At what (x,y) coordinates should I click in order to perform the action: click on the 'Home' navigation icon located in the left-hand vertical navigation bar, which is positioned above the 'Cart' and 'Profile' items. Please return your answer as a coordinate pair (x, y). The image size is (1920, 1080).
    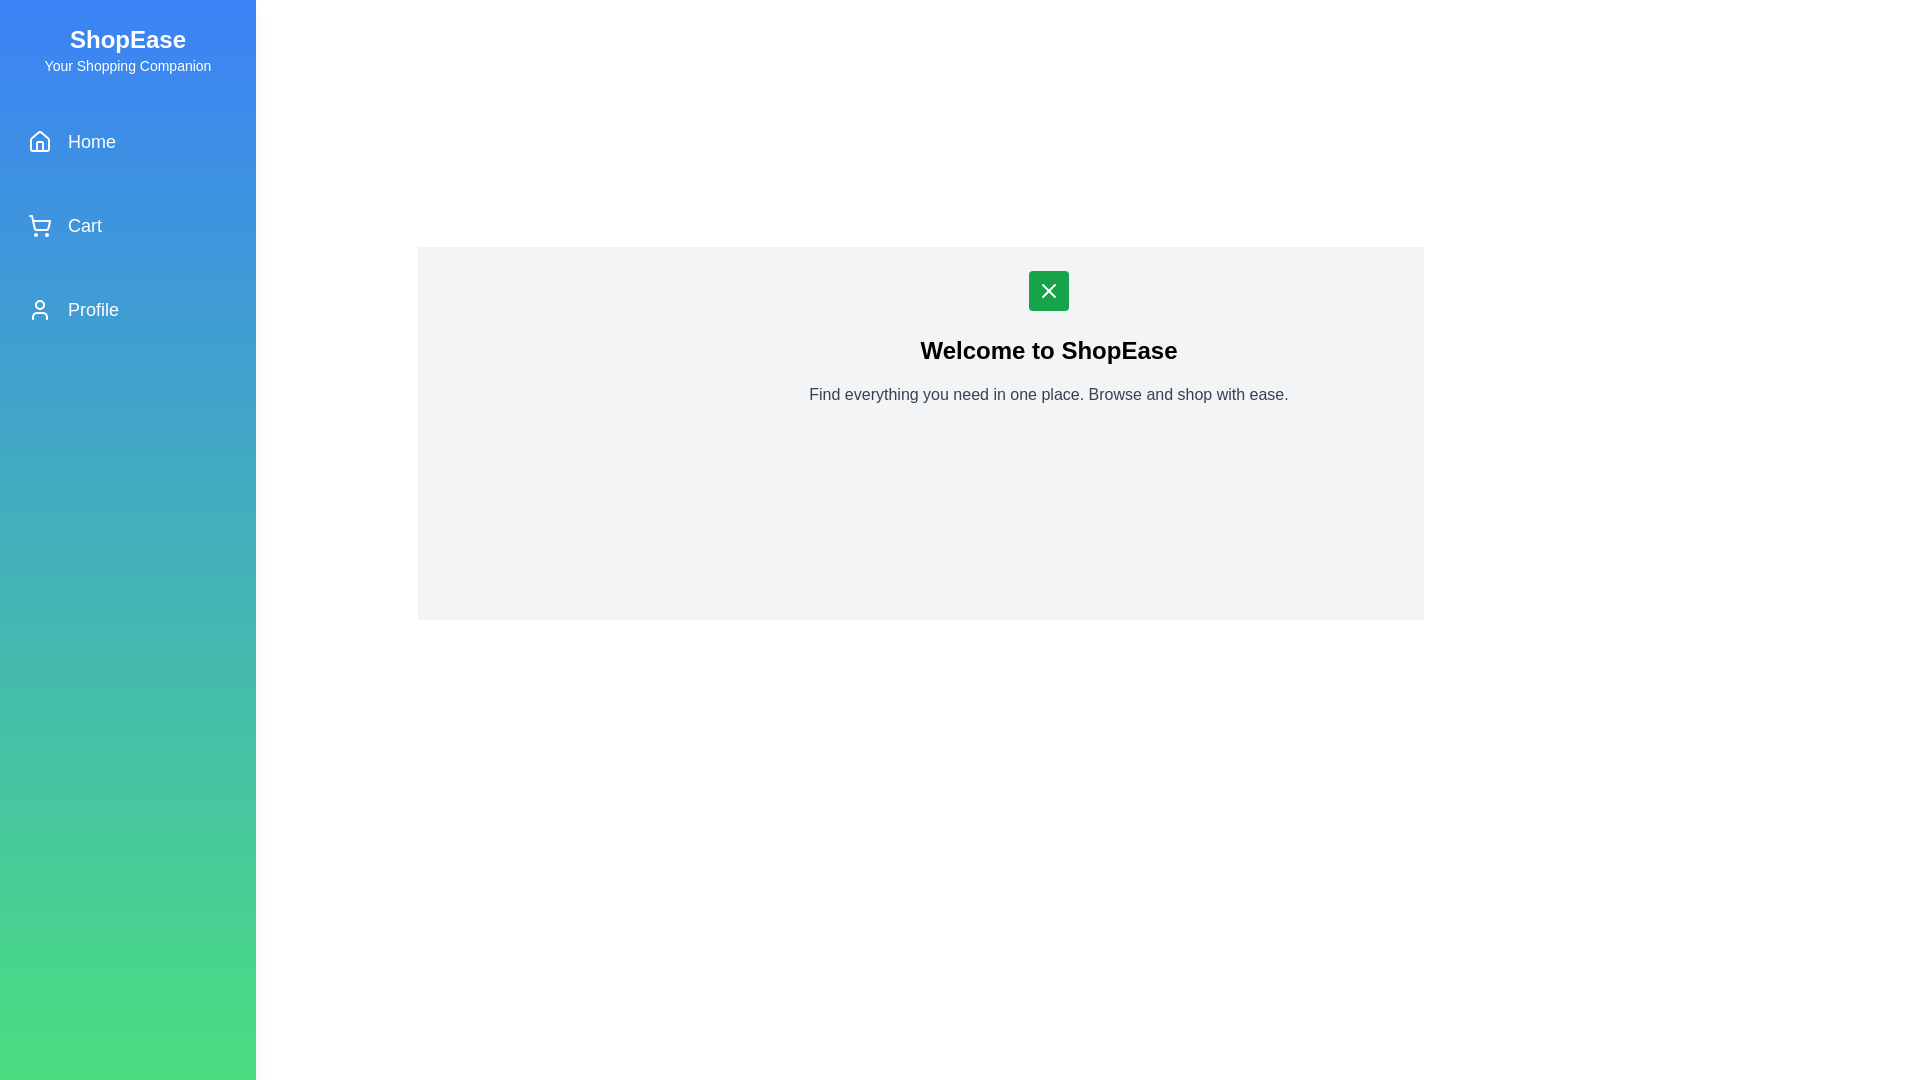
    Looking at the image, I should click on (39, 141).